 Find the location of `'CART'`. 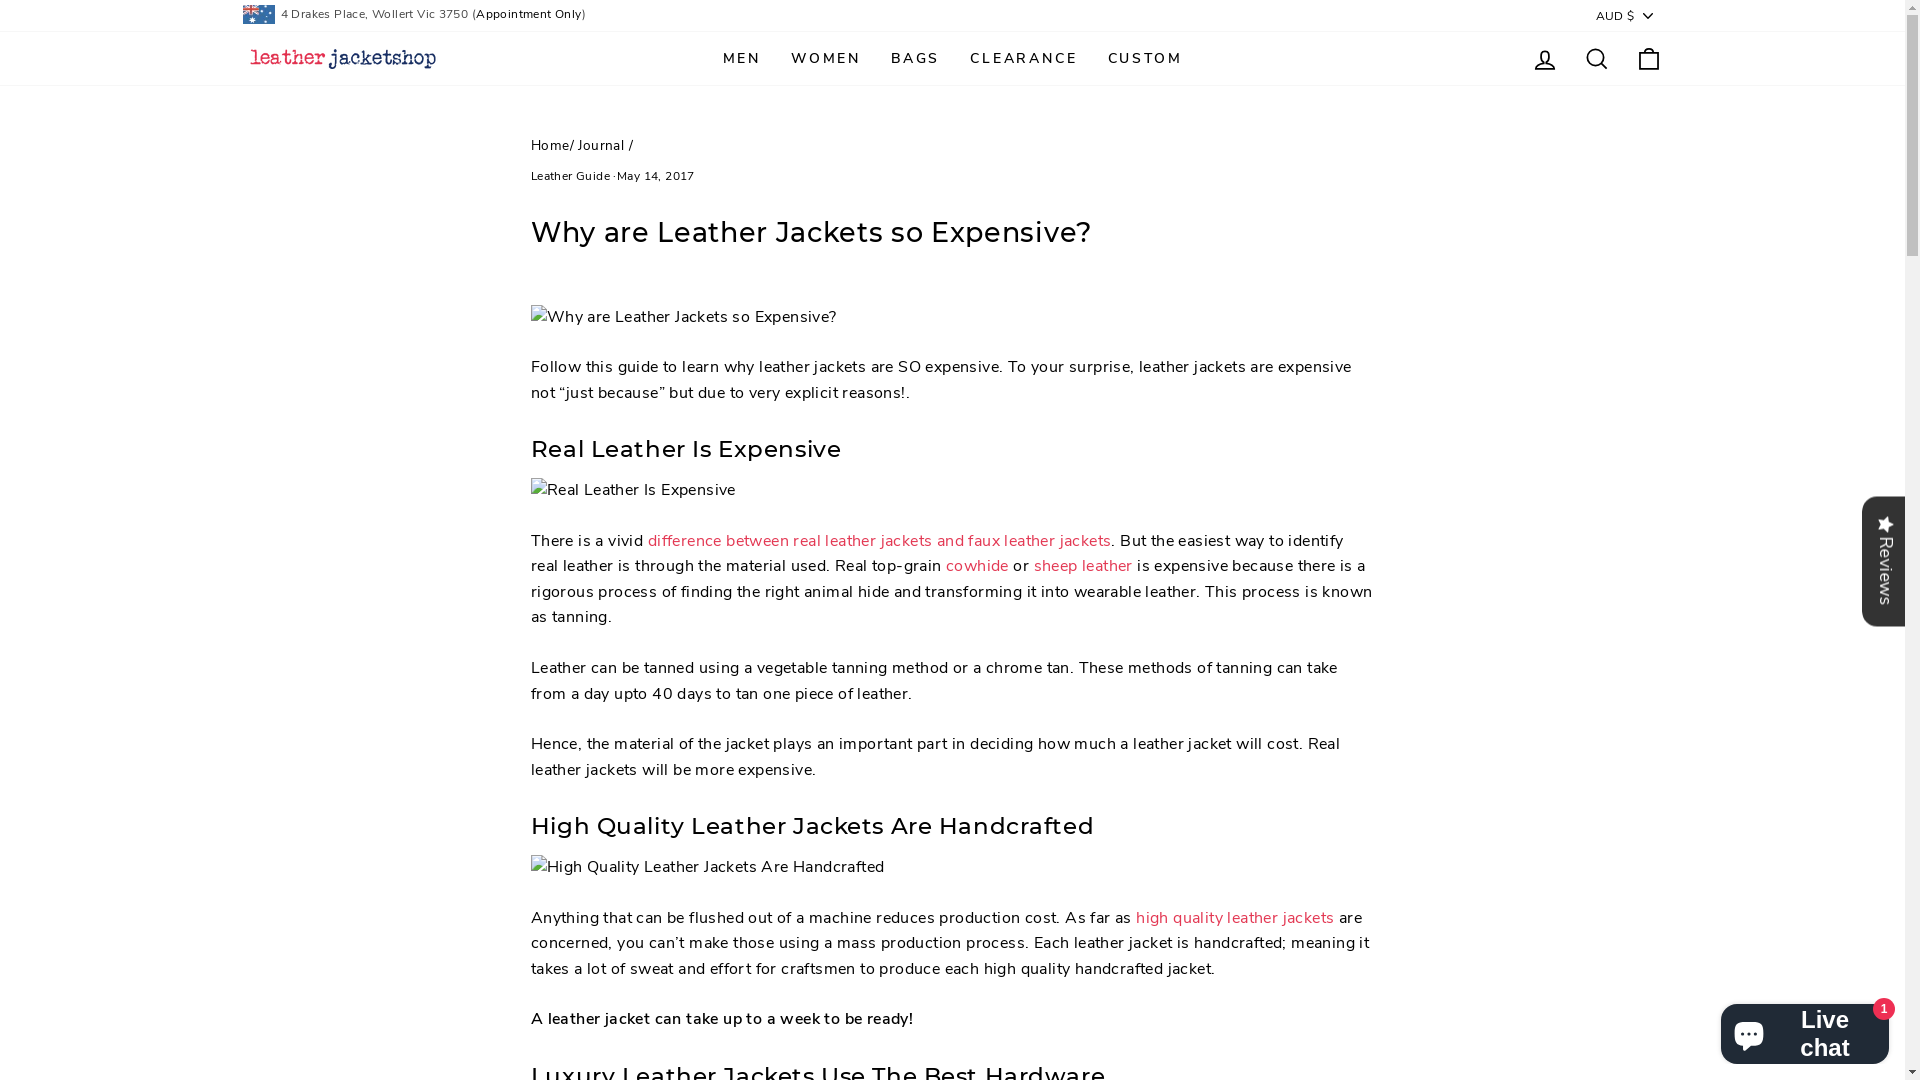

'CART' is located at coordinates (1647, 57).